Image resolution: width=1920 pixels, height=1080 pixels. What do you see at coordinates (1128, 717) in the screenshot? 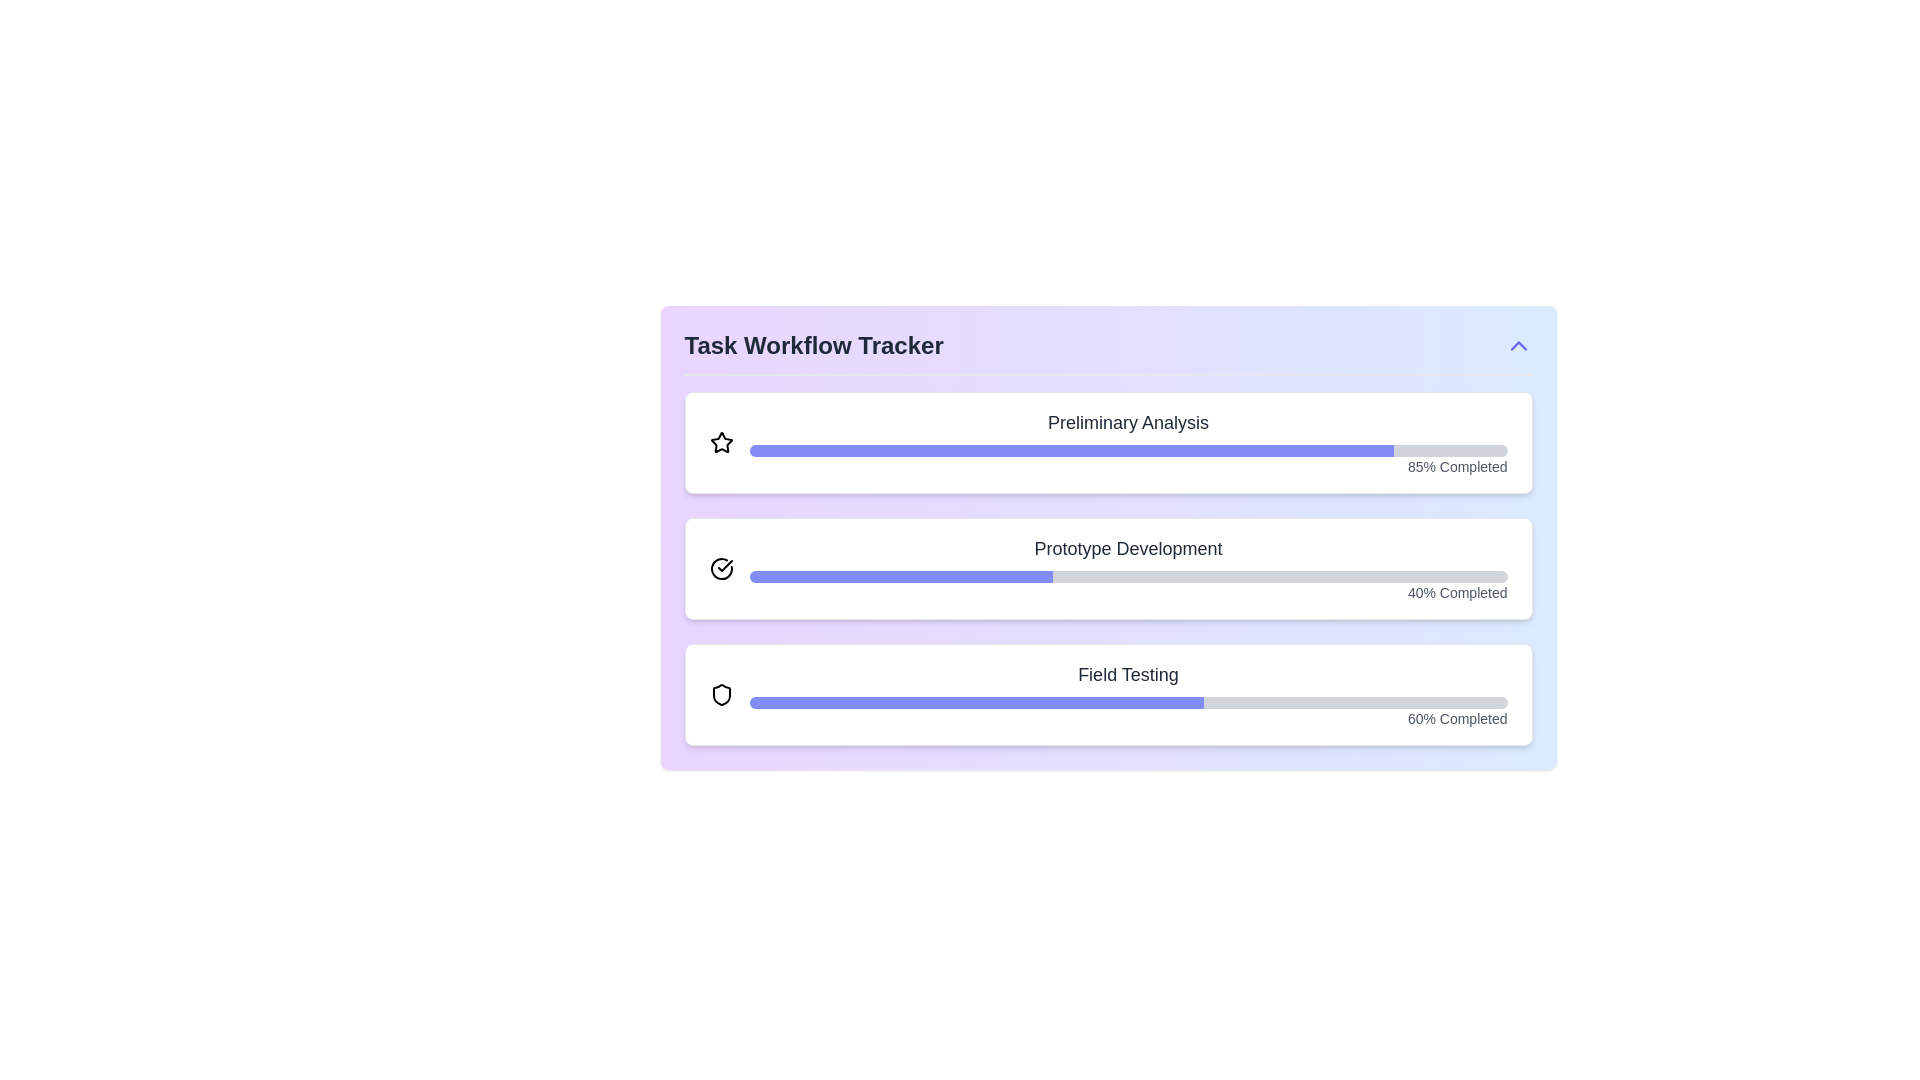
I see `the text label displaying '60% Completed' located at the bottom right of the 'Field Testing' section` at bounding box center [1128, 717].